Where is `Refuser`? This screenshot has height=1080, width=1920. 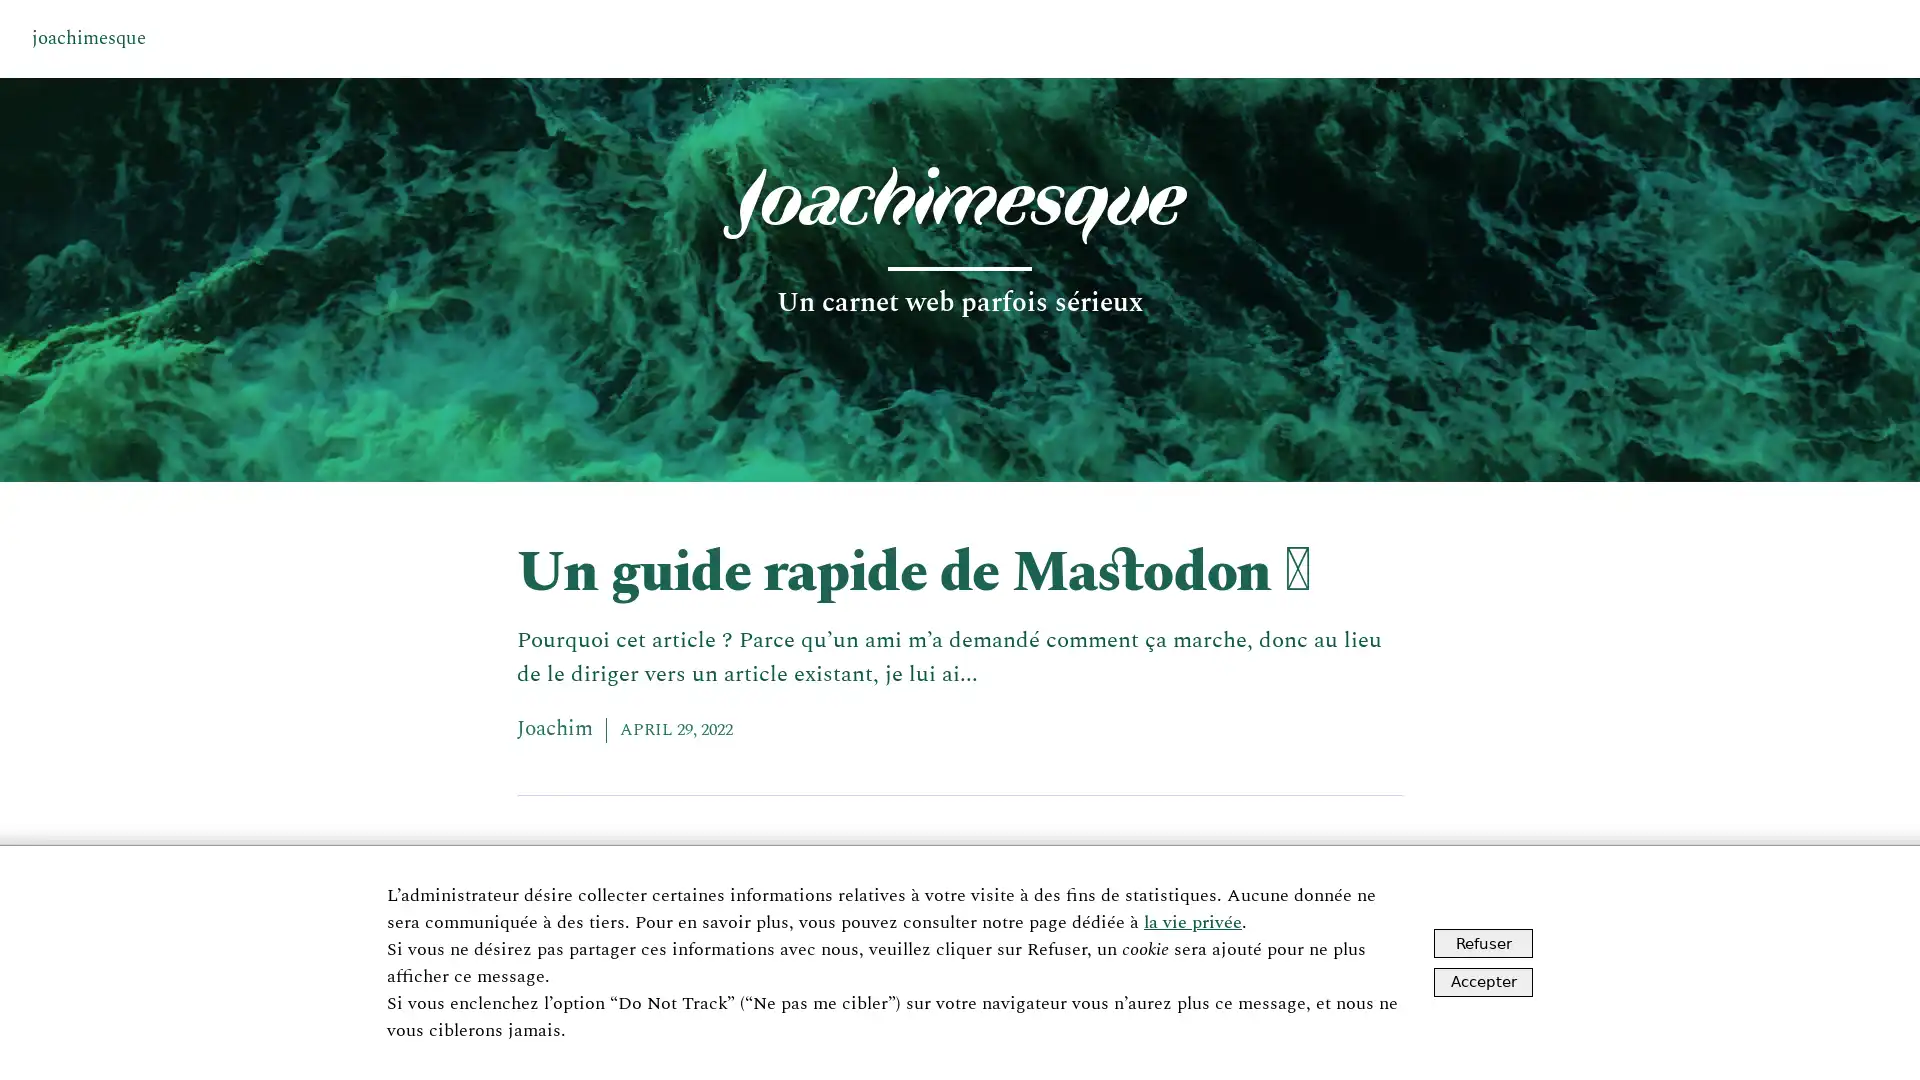
Refuser is located at coordinates (1483, 943).